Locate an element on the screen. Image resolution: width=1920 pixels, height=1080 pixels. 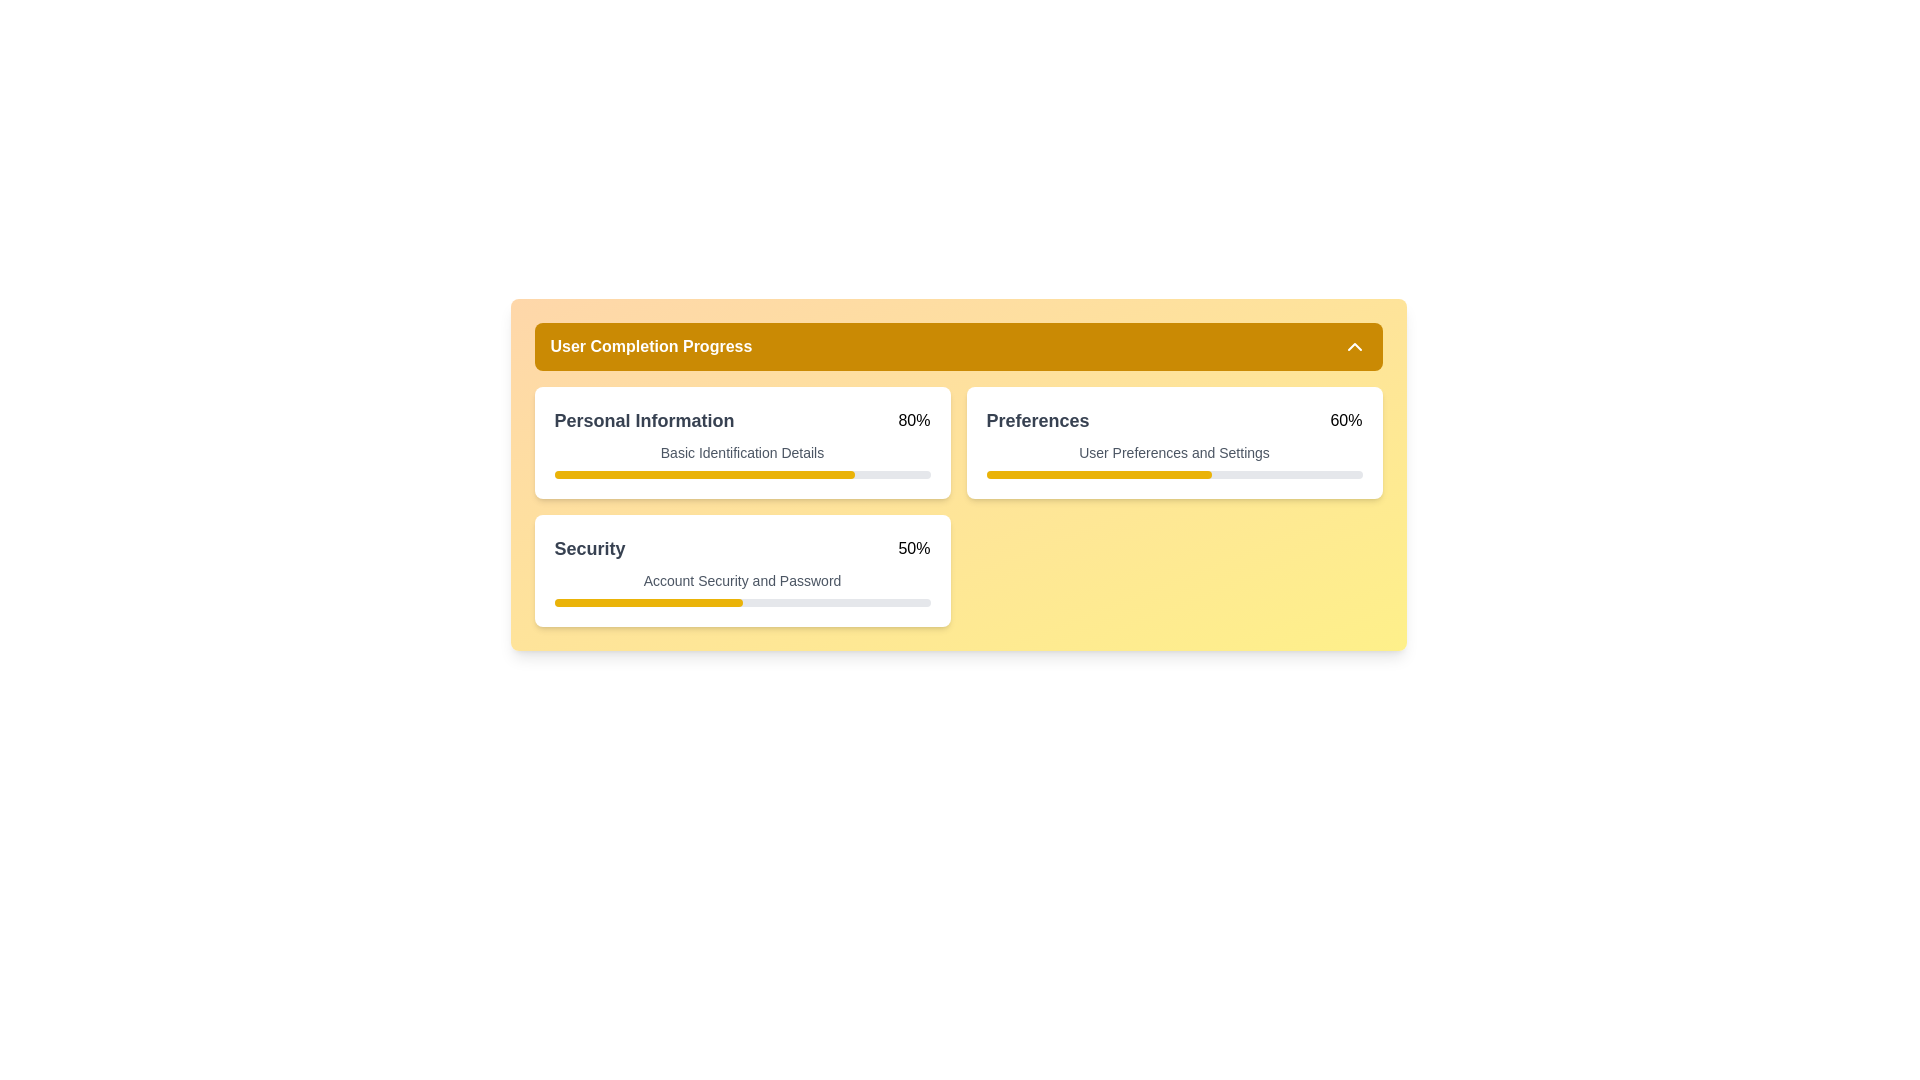
the text label displaying the completion percentage of the 'Preferences' section, which is positioned to the right of the 'Preferences' label and located towards the top-right of the progress information panel is located at coordinates (1346, 419).